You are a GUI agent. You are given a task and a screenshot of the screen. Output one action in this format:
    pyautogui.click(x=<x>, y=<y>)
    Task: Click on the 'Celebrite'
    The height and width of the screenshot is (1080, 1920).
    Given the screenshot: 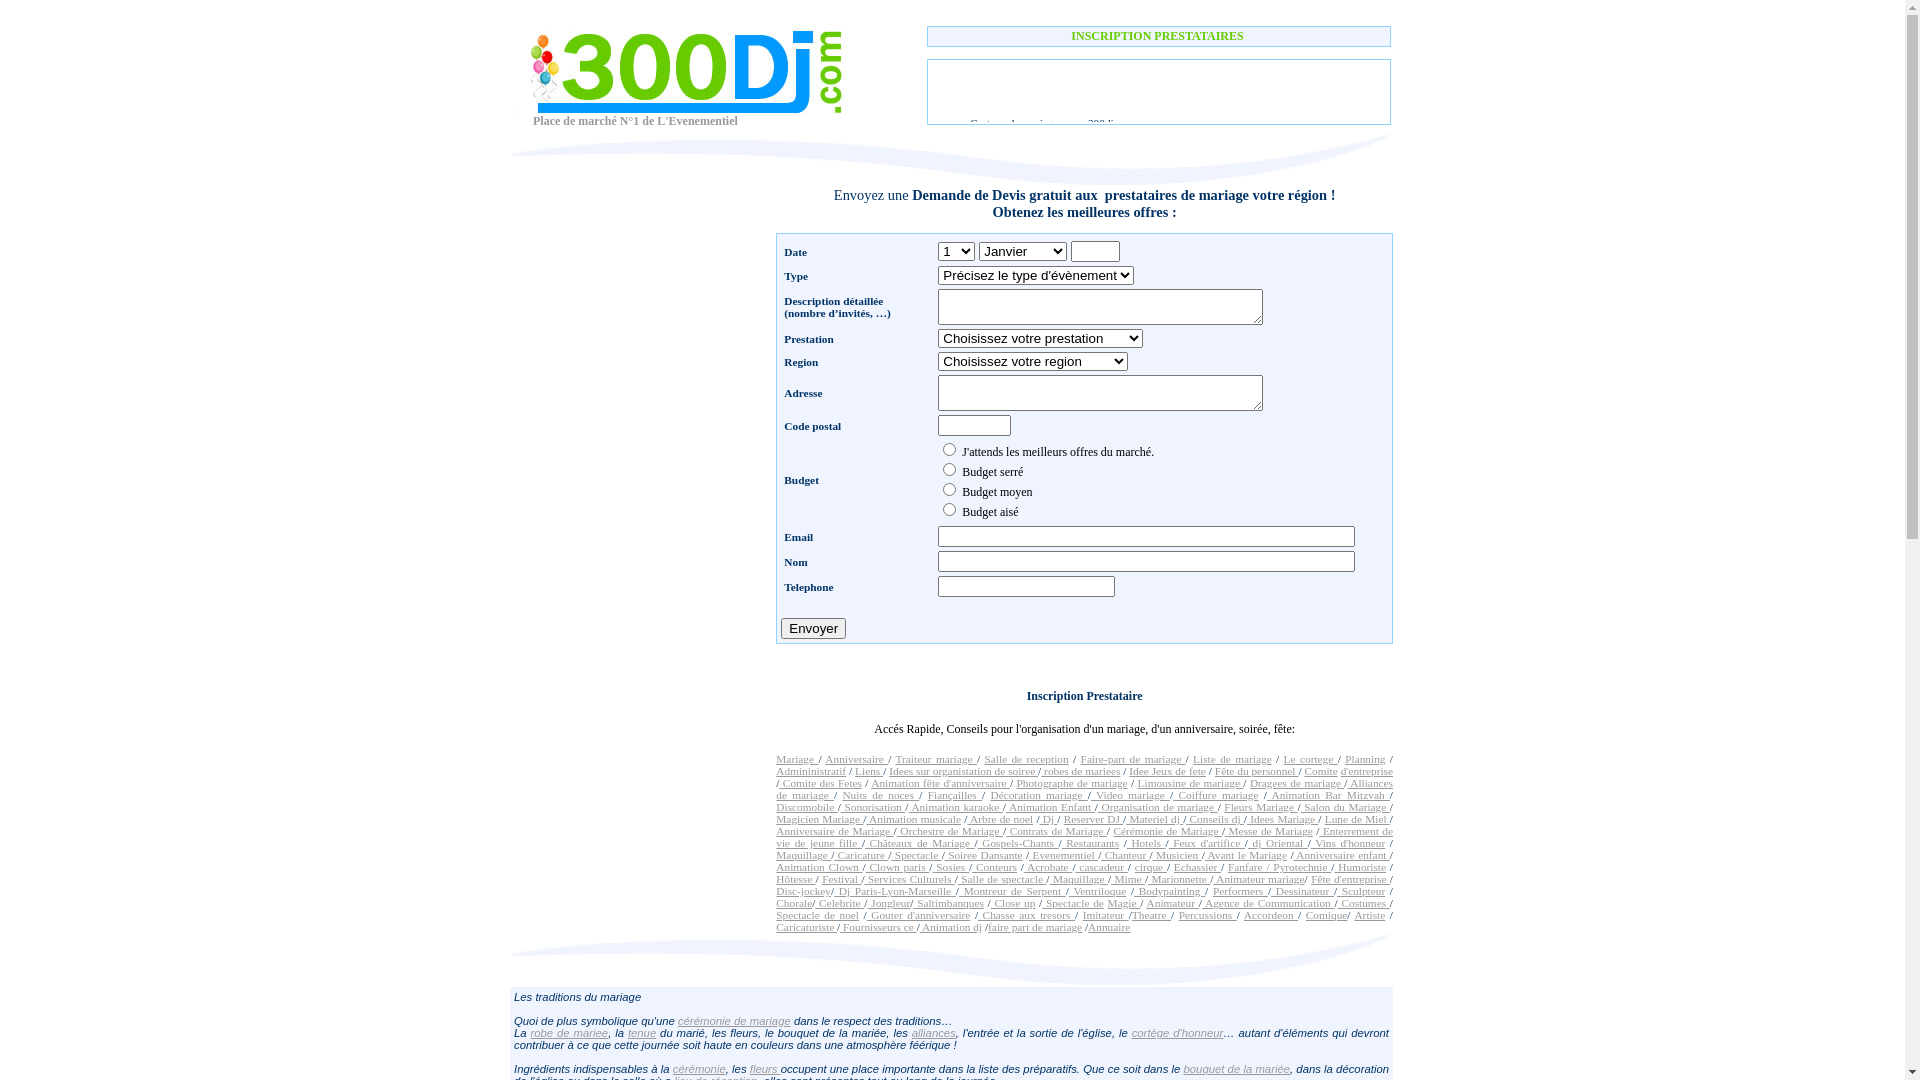 What is the action you would take?
    pyautogui.click(x=839, y=902)
    